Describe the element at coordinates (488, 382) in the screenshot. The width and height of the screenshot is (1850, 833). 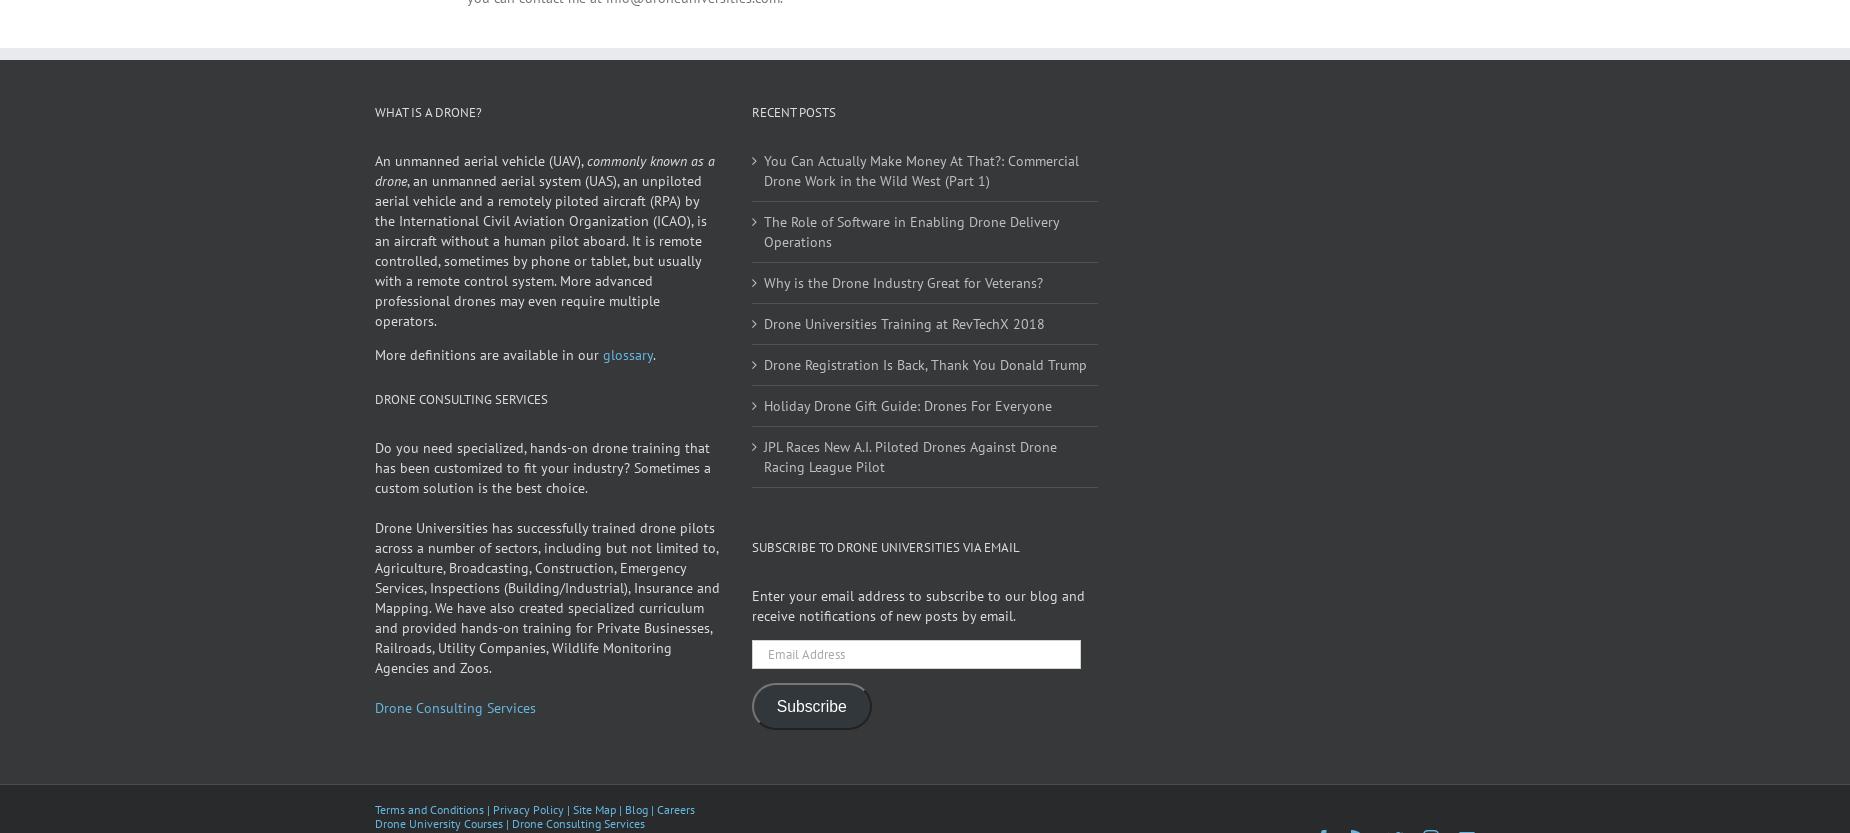
I see `'More definitions are available in our'` at that location.